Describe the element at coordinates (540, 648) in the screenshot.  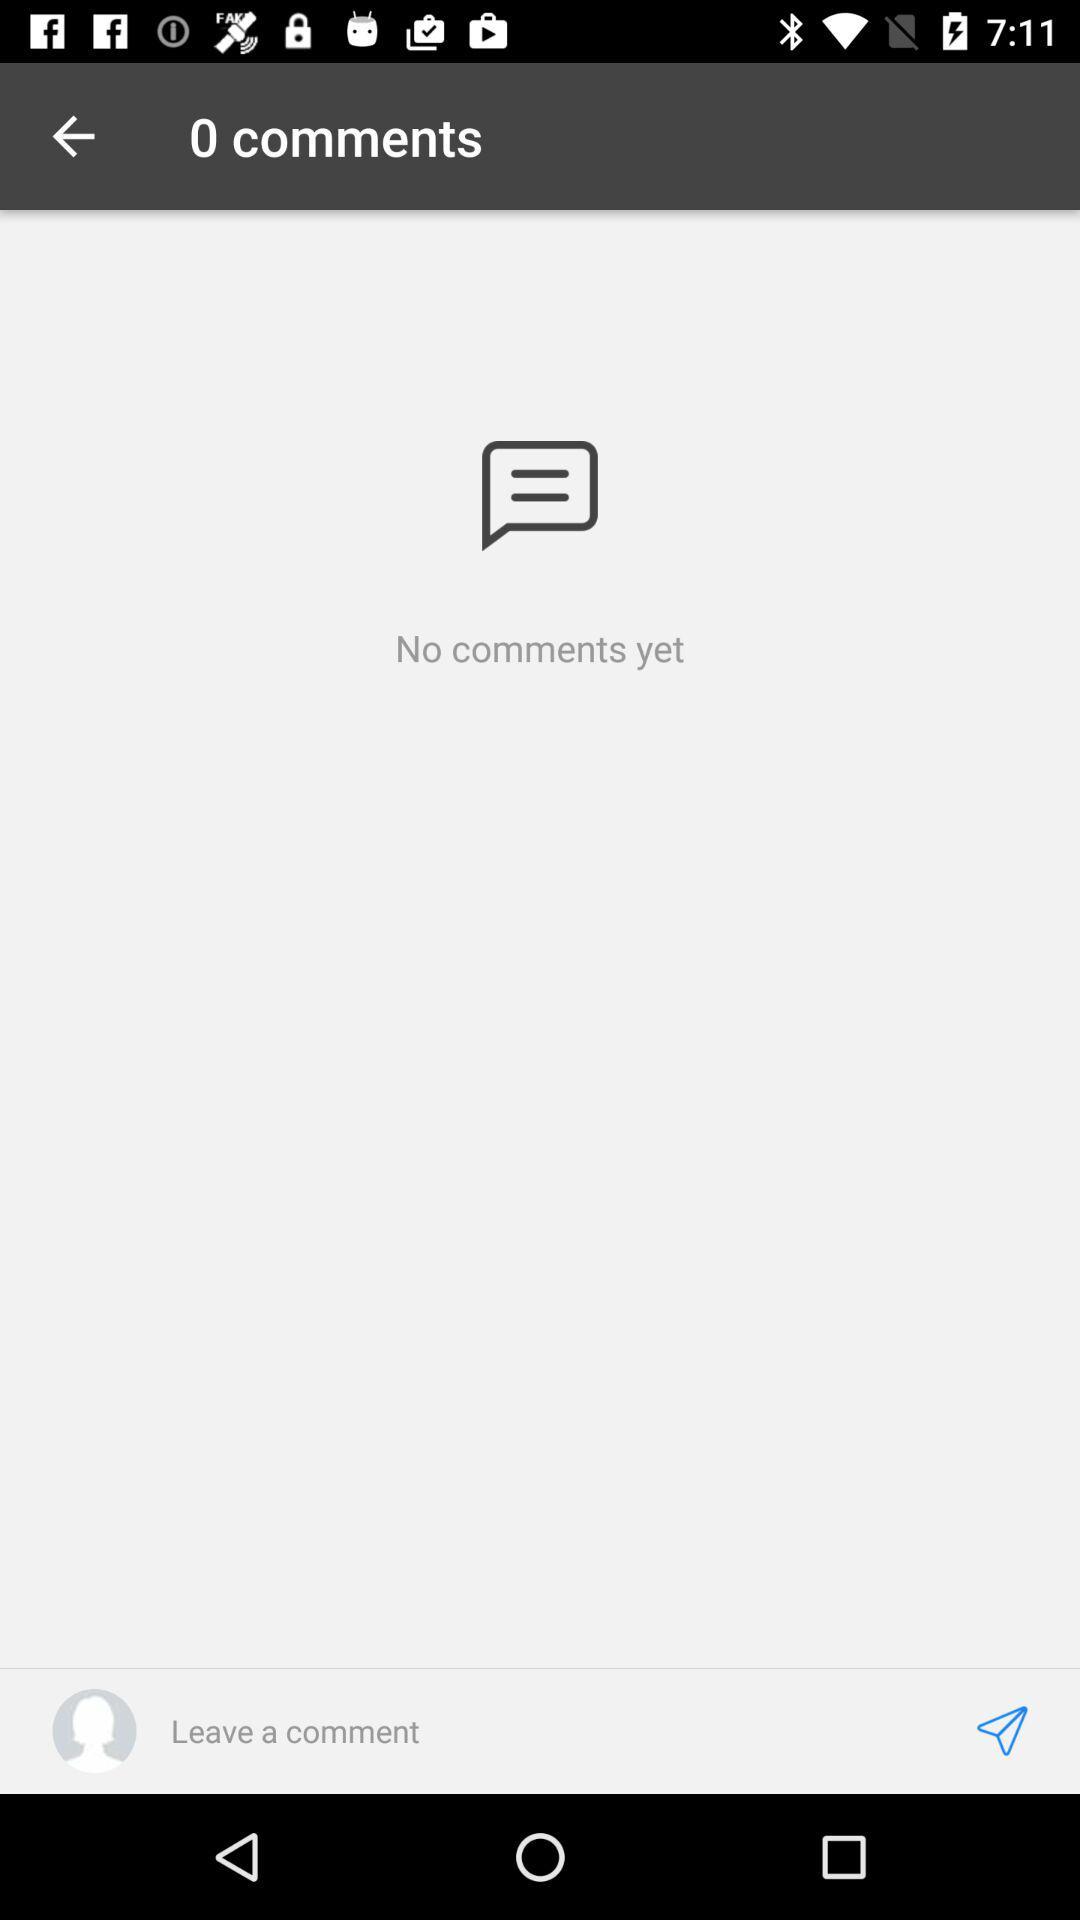
I see `no comments yet at the center` at that location.